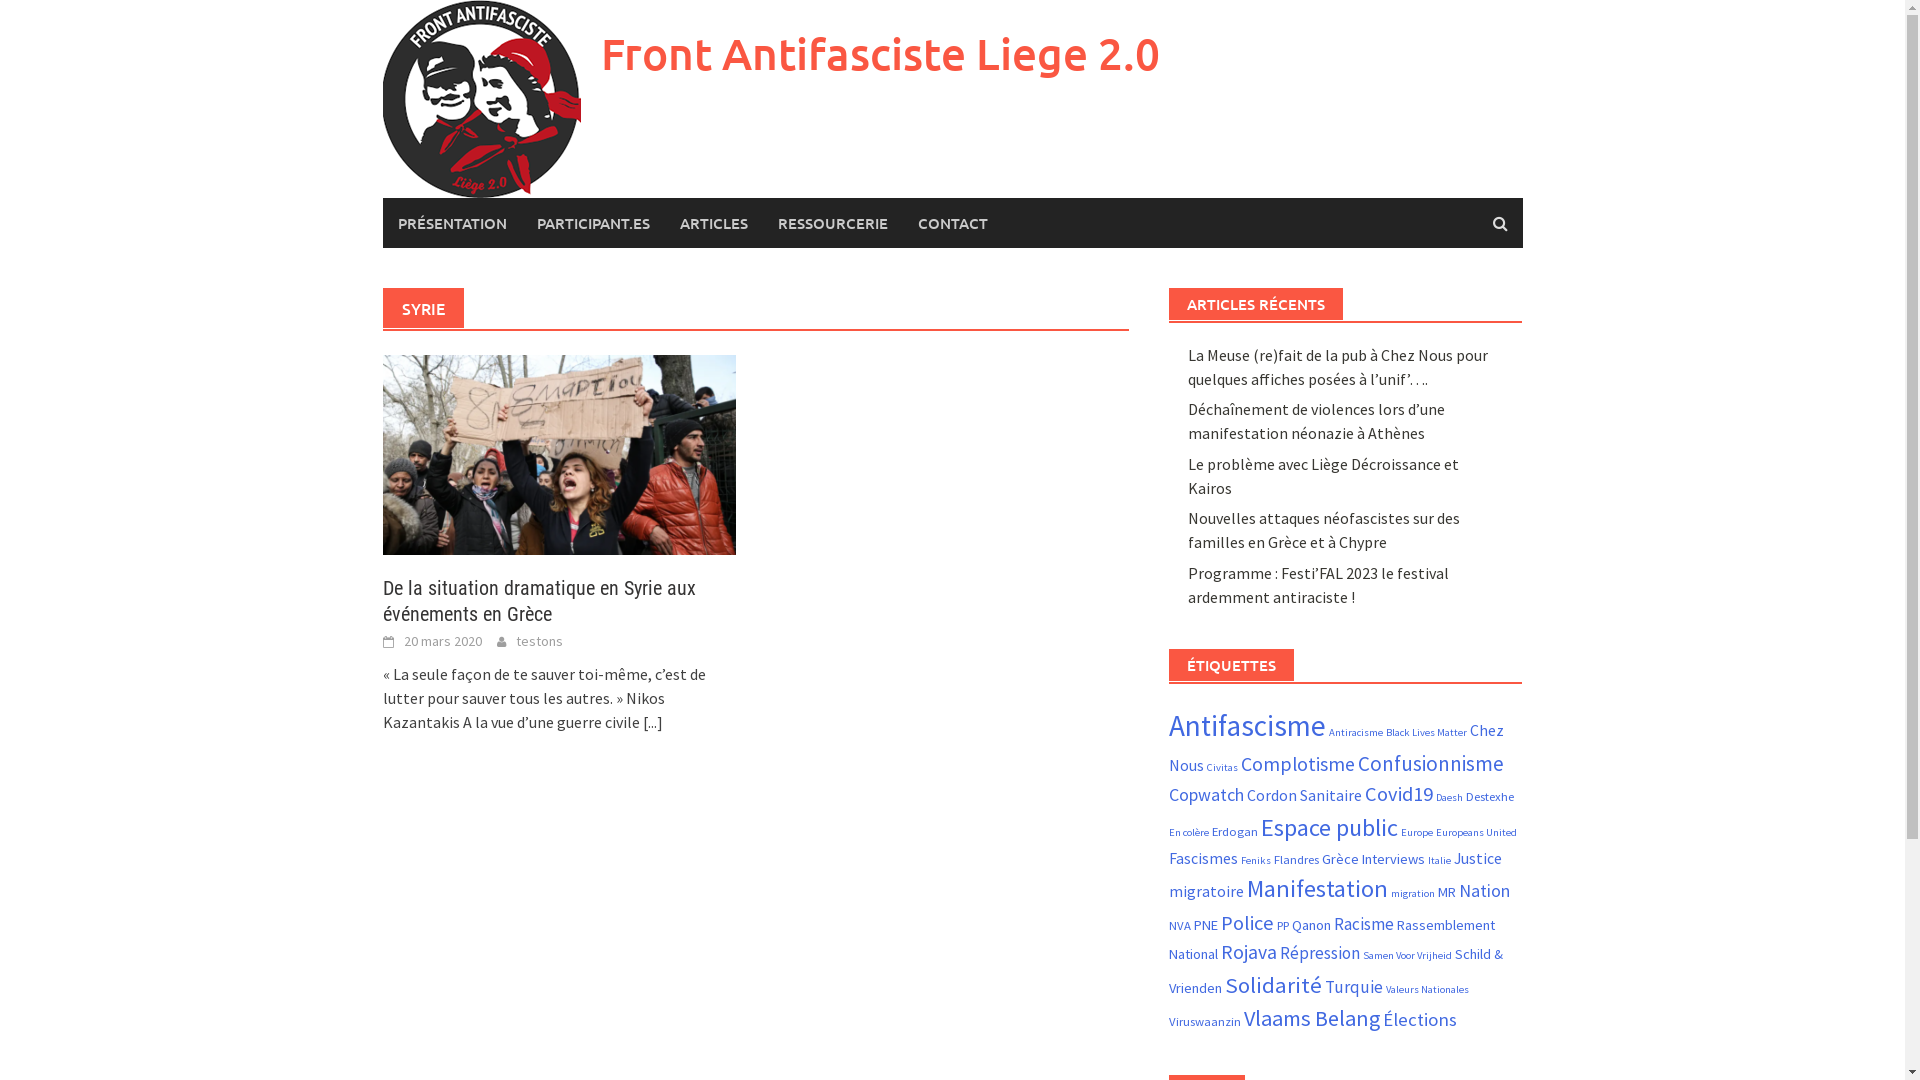 This screenshot has height=1080, width=1920. What do you see at coordinates (1180, 925) in the screenshot?
I see `'NVA'` at bounding box center [1180, 925].